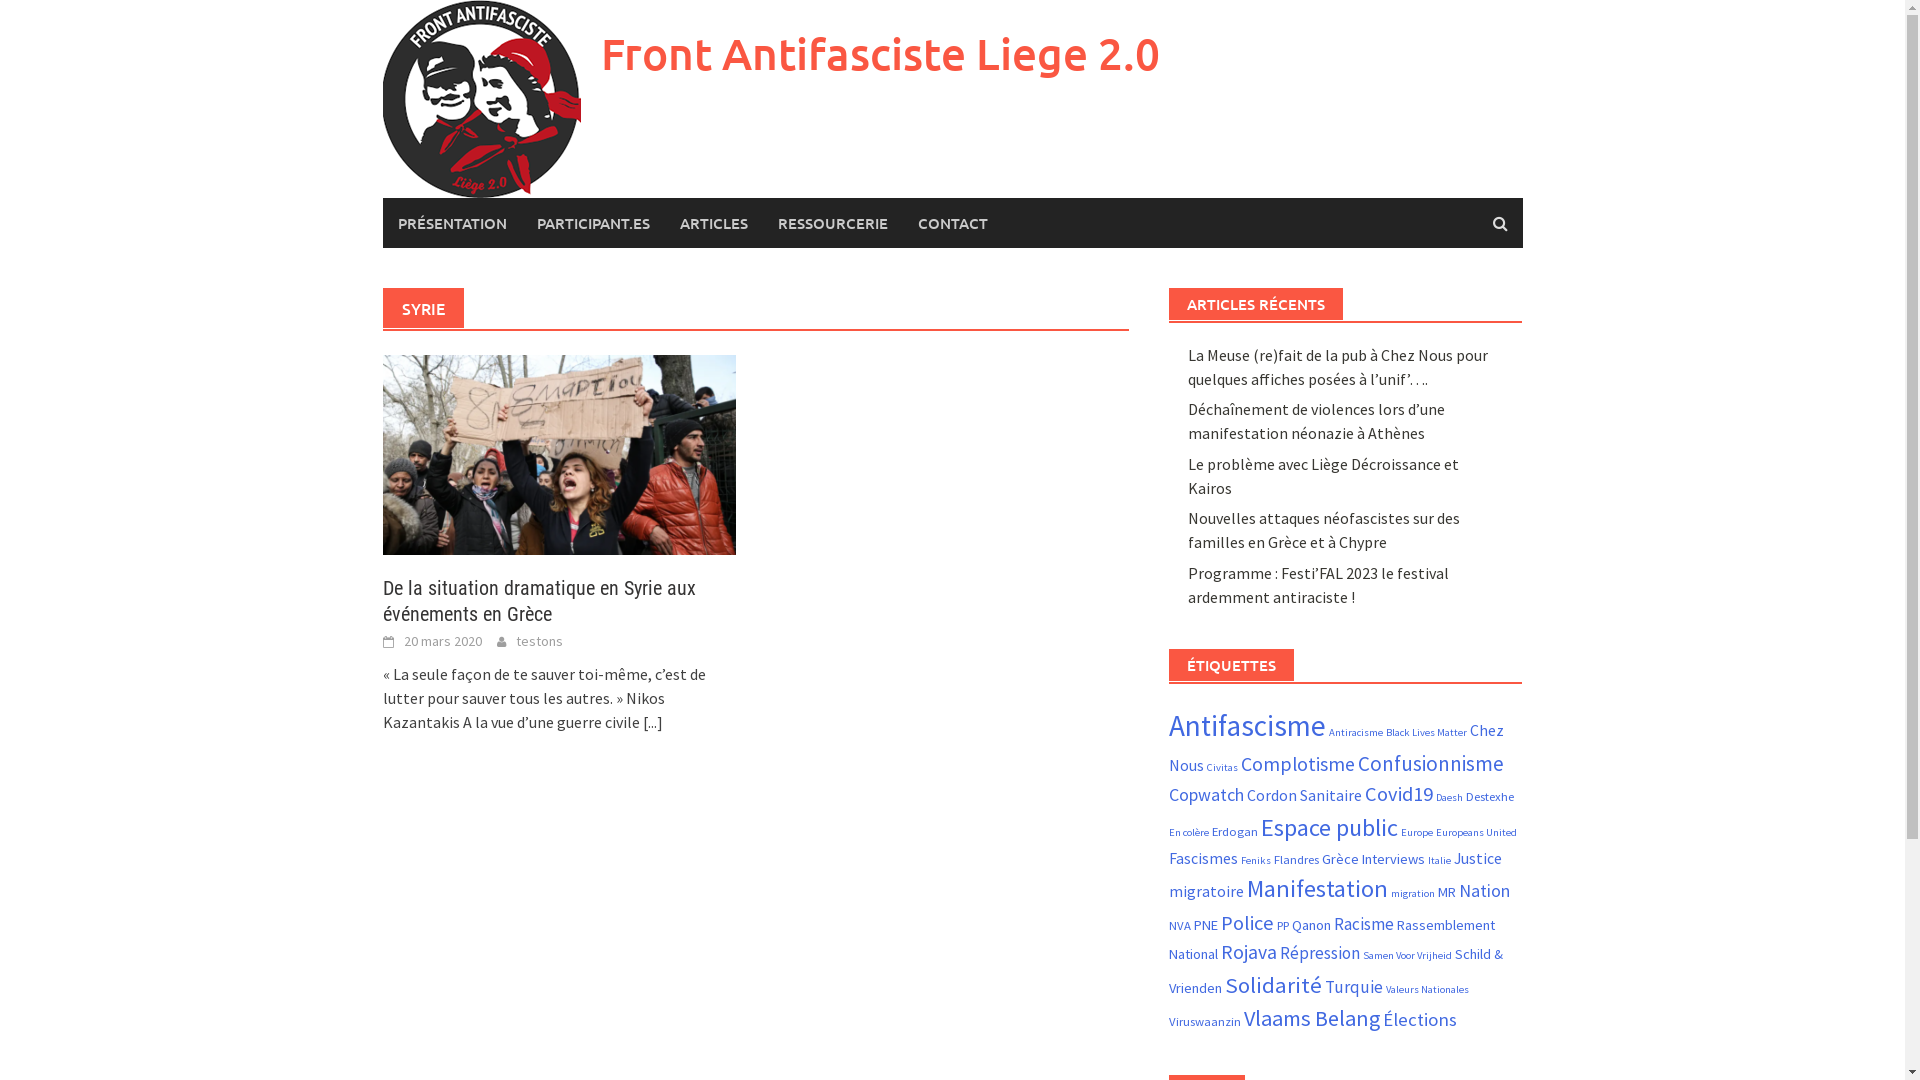 This screenshot has height=1080, width=1920. What do you see at coordinates (1180, 925) in the screenshot?
I see `'NVA'` at bounding box center [1180, 925].